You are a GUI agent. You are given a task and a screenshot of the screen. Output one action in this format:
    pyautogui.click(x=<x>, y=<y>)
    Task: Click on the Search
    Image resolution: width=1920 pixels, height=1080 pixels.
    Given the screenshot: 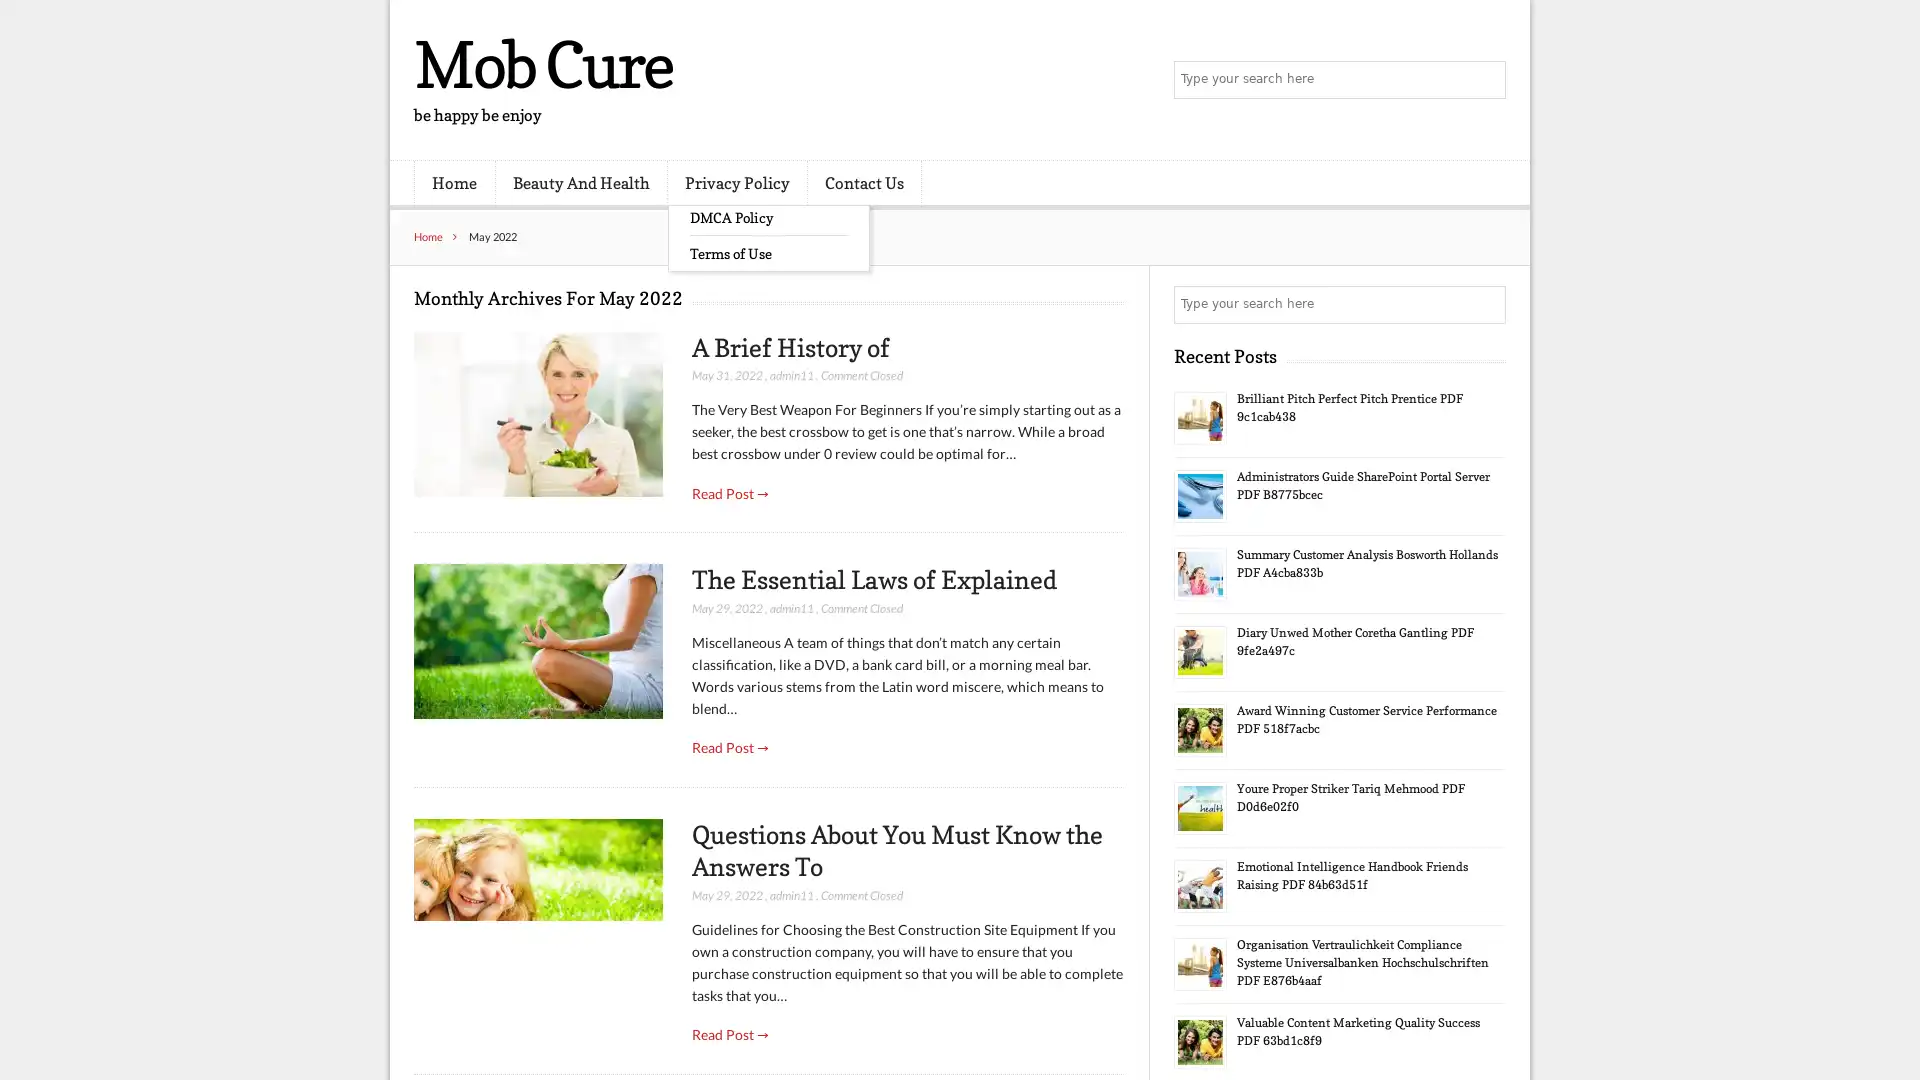 What is the action you would take?
    pyautogui.click(x=1485, y=304)
    